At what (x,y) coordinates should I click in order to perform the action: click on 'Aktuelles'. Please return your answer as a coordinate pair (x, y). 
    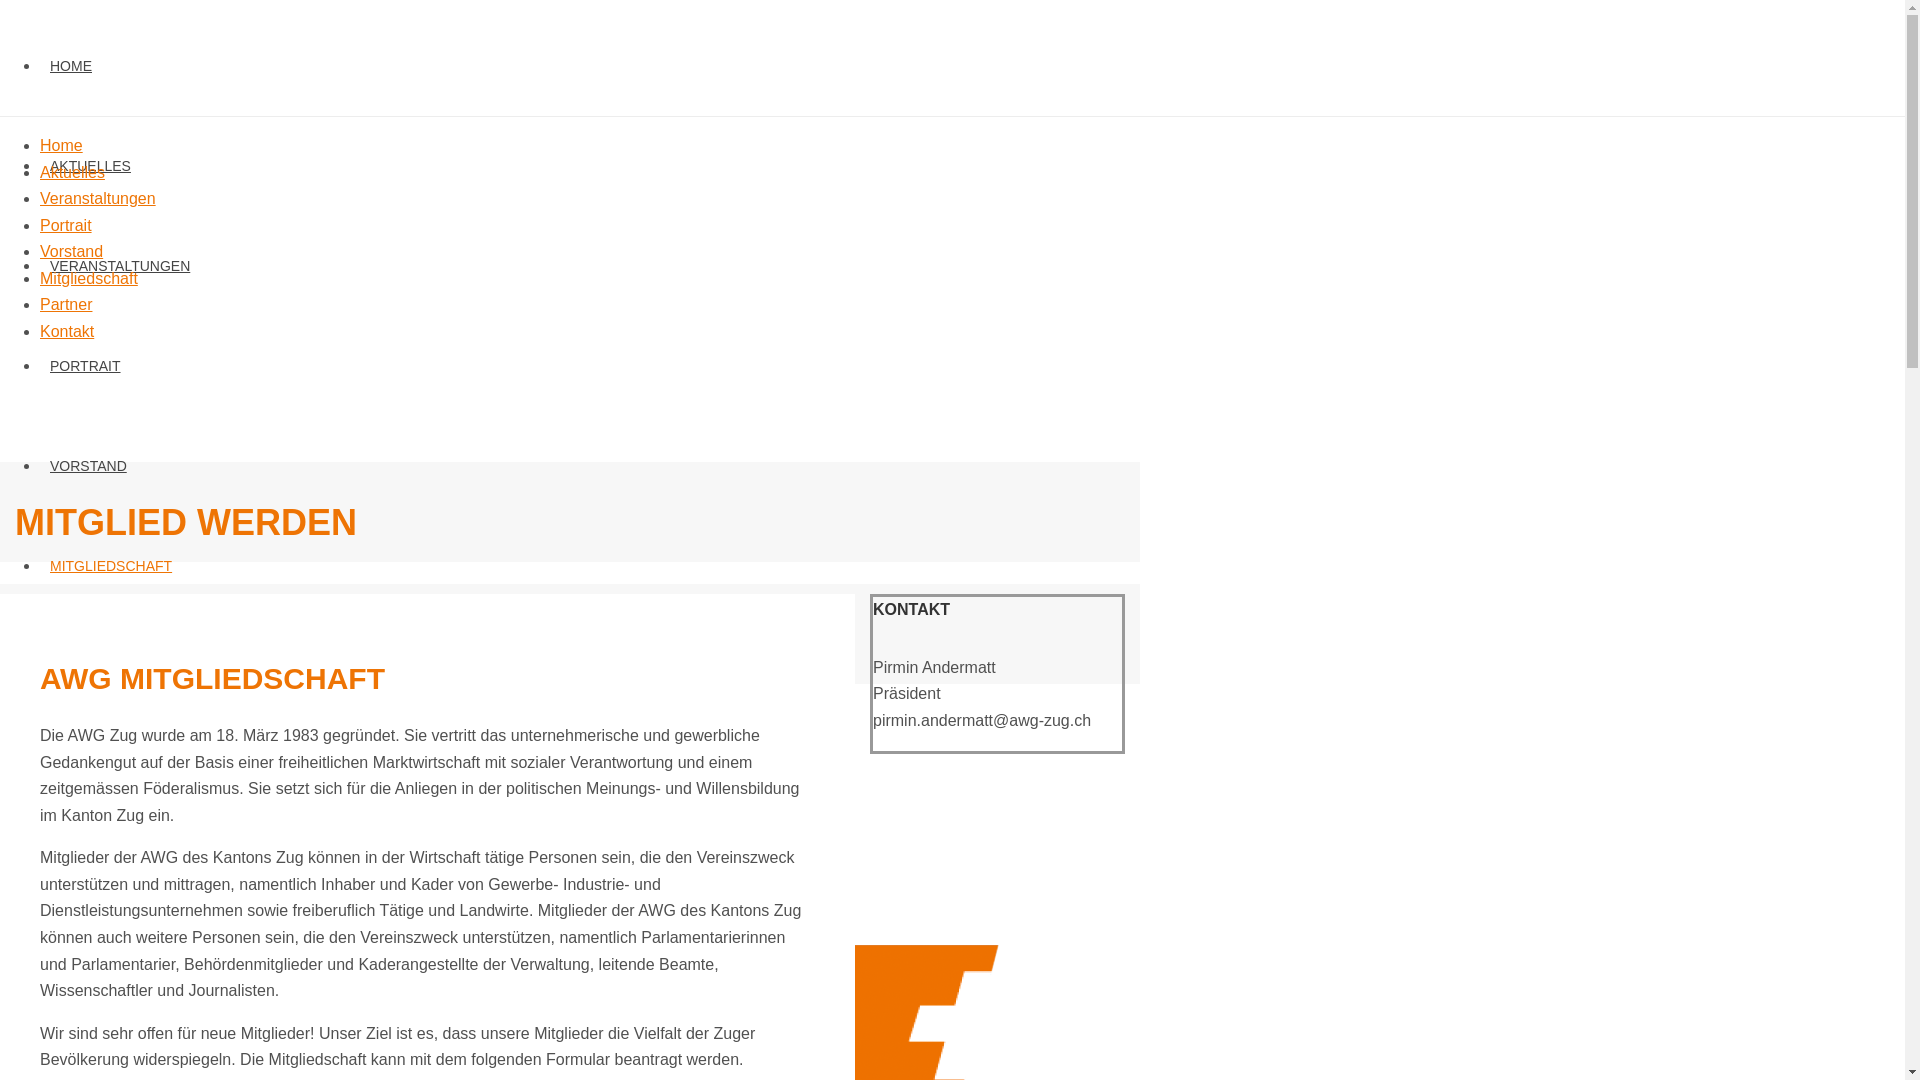
    Looking at the image, I should click on (72, 171).